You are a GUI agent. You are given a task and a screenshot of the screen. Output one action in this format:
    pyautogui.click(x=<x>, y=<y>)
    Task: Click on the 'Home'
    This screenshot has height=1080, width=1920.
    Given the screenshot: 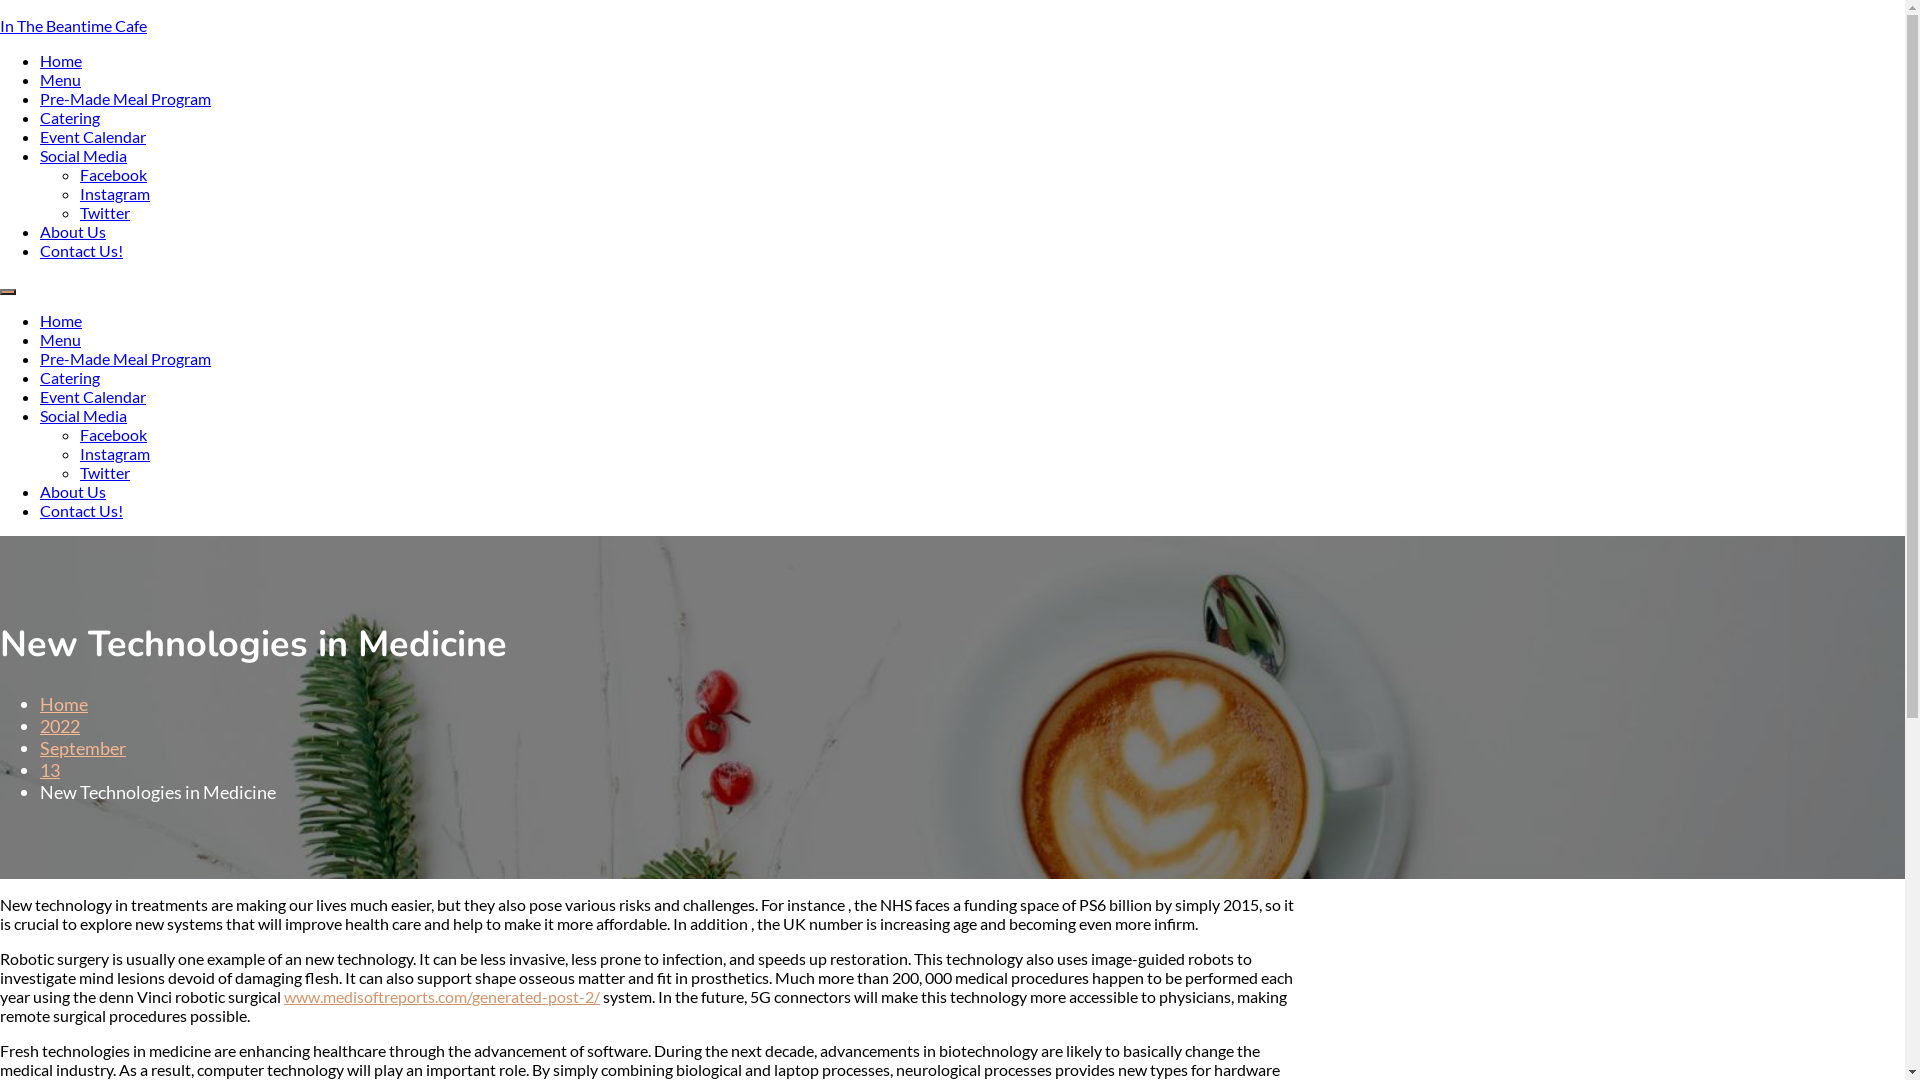 What is the action you would take?
    pyautogui.click(x=63, y=703)
    